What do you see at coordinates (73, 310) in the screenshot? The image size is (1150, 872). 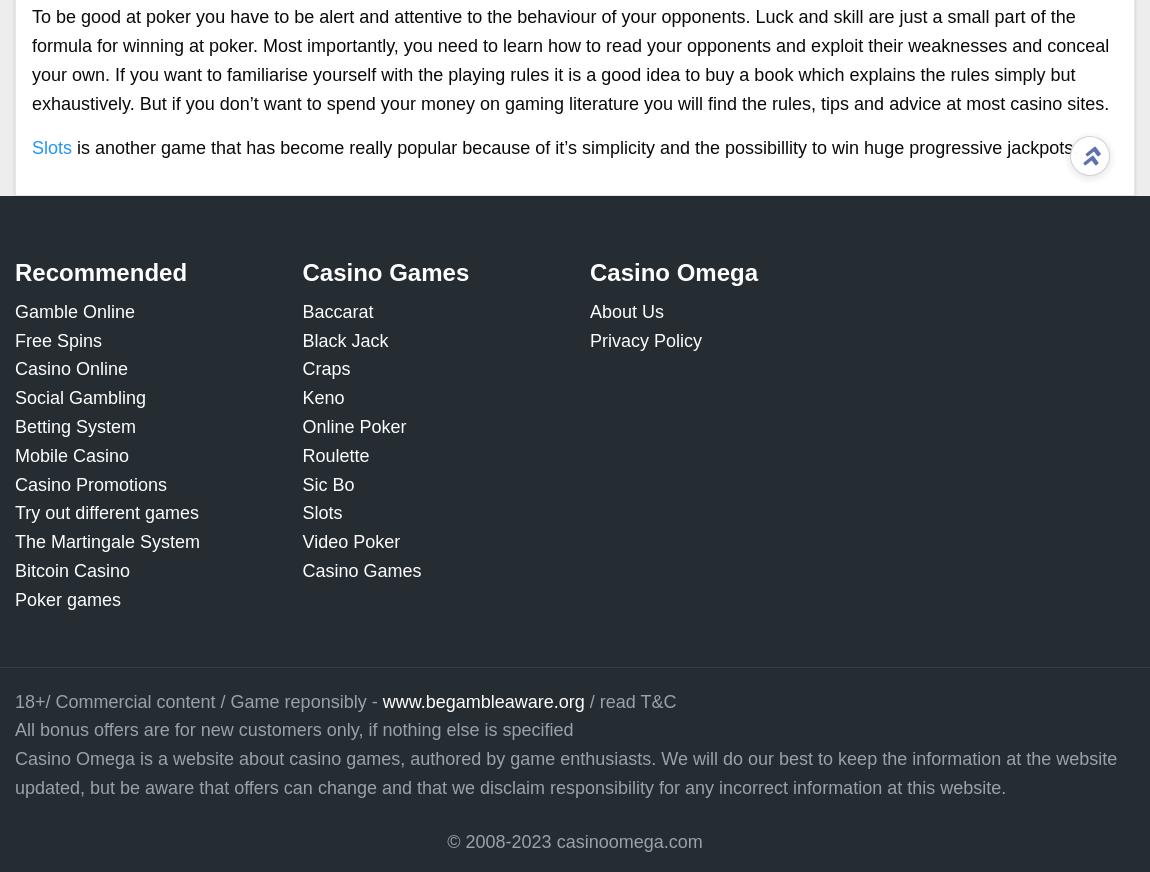 I see `'Gamble Online'` at bounding box center [73, 310].